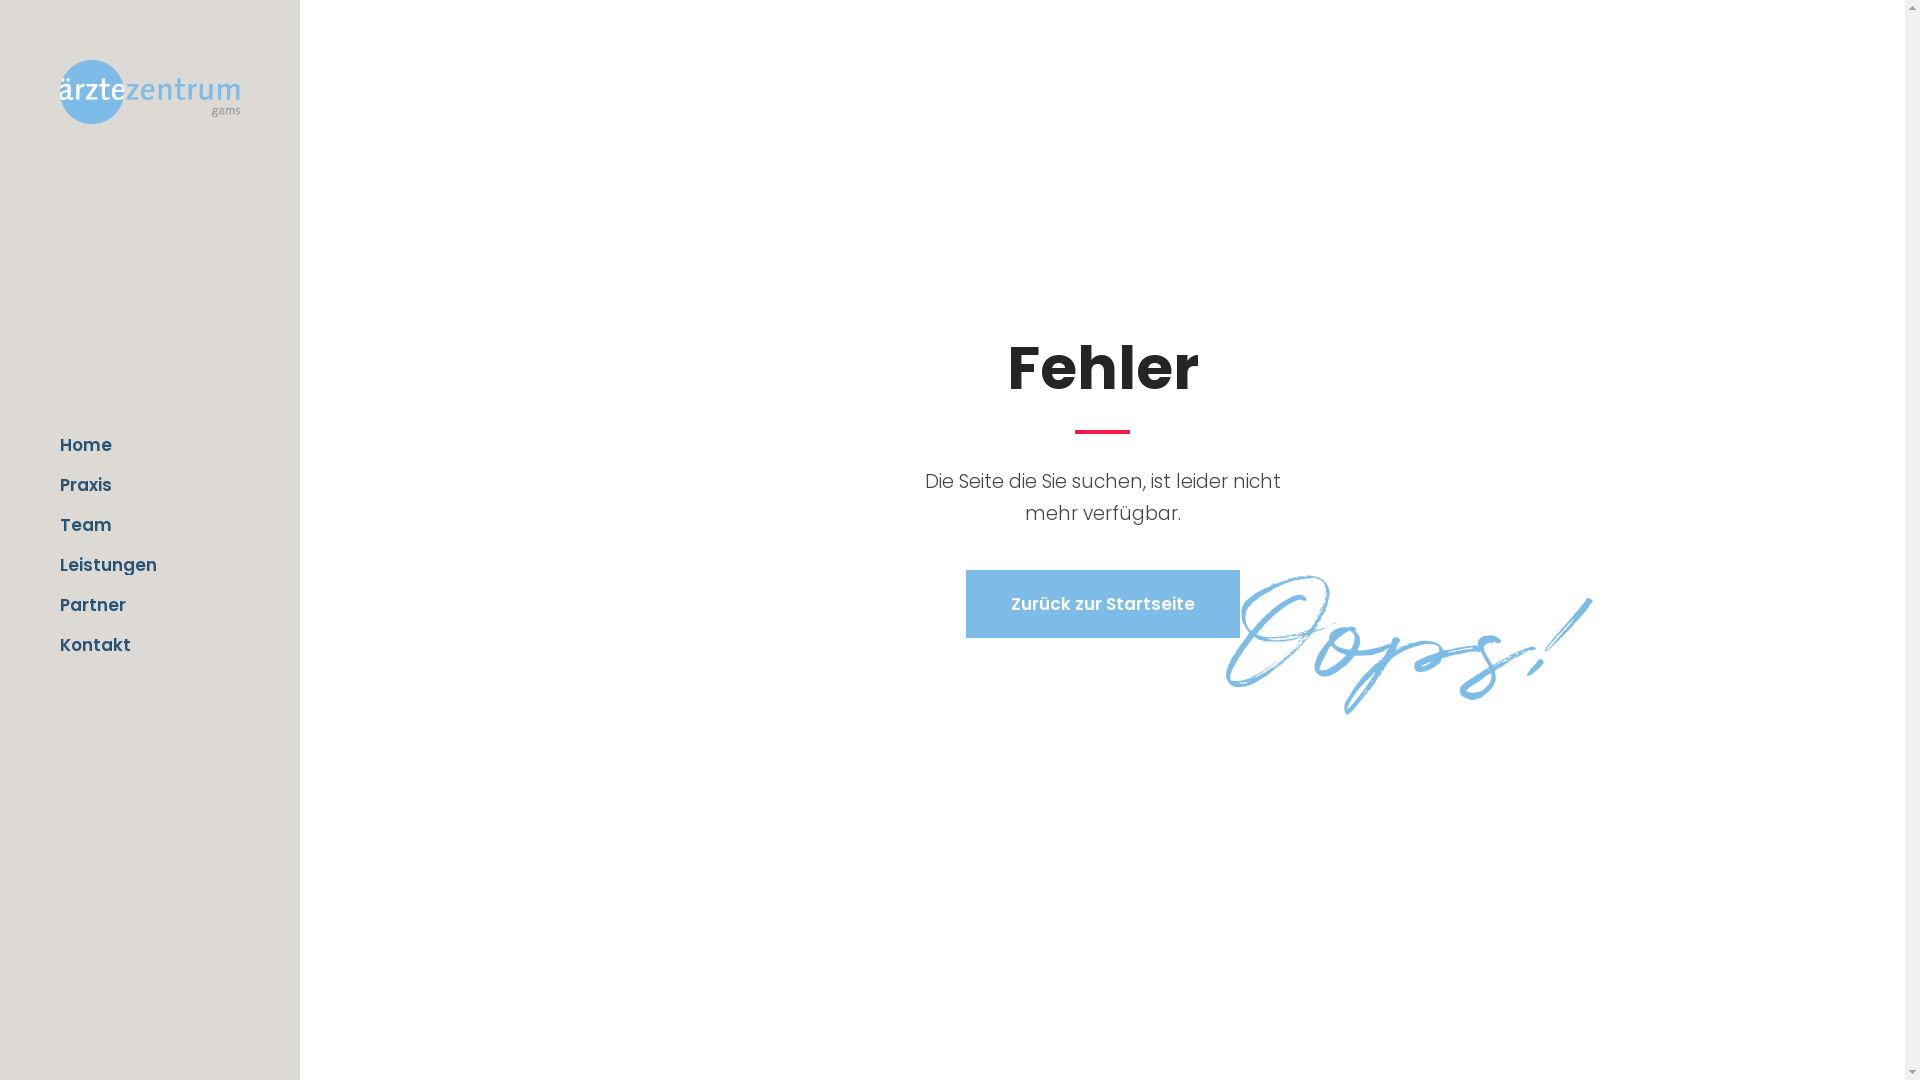 The height and width of the screenshot is (1080, 1920). Describe the element at coordinates (148, 485) in the screenshot. I see `'Praxis'` at that location.